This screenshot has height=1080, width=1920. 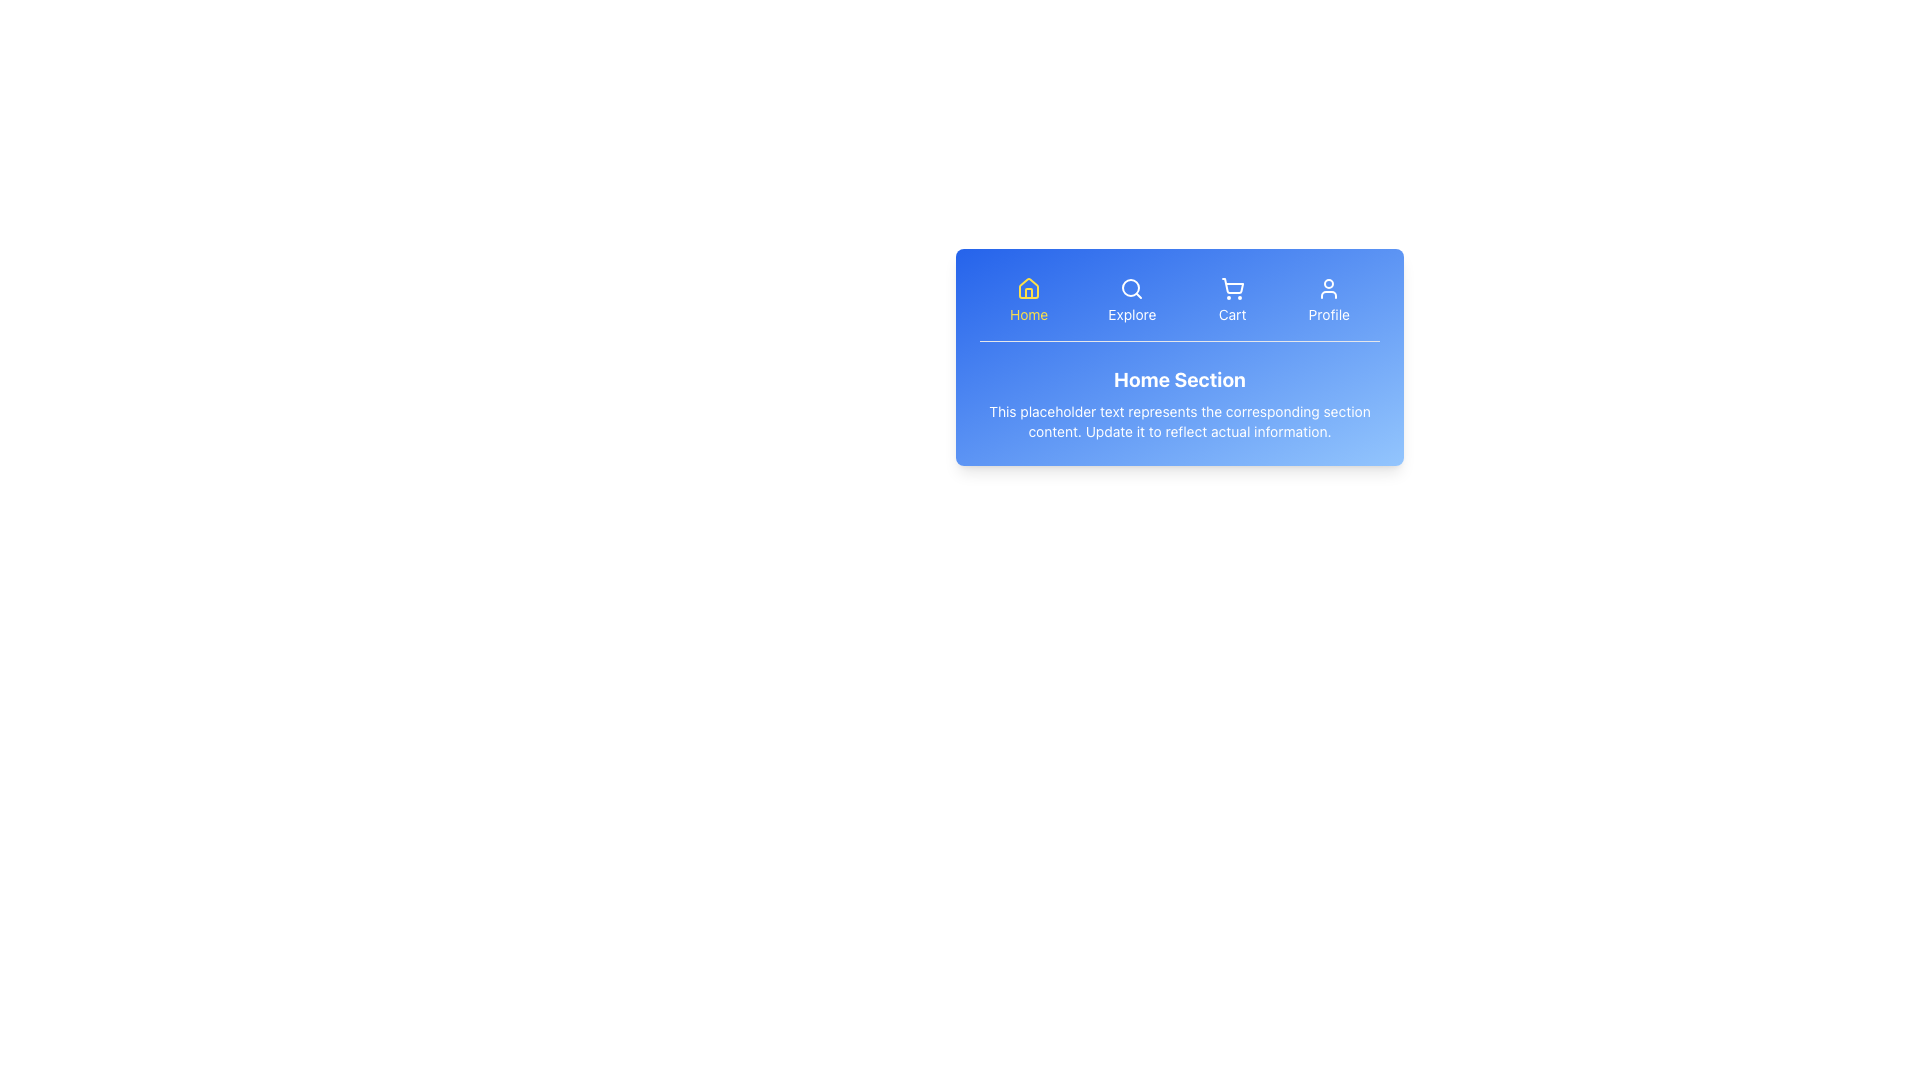 I want to click on the house icon located in the first section of the navigation bar, so click(x=1029, y=288).